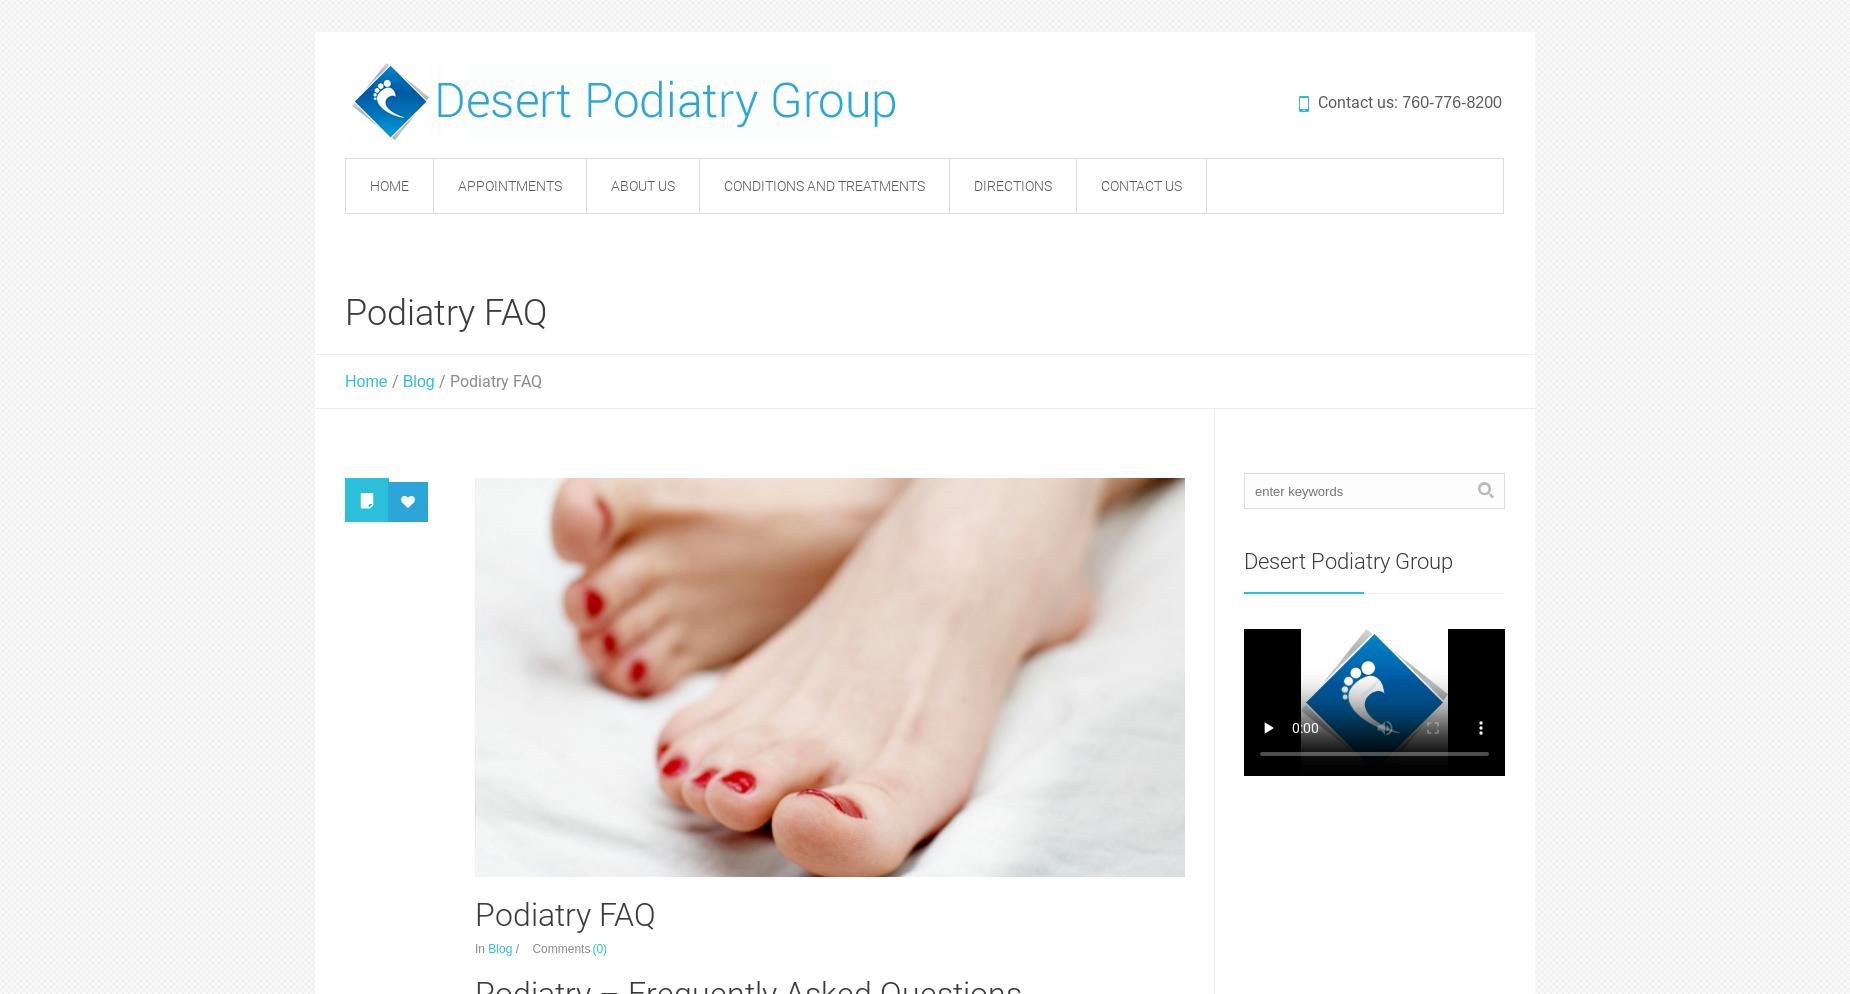  I want to click on 'Home', so click(364, 381).